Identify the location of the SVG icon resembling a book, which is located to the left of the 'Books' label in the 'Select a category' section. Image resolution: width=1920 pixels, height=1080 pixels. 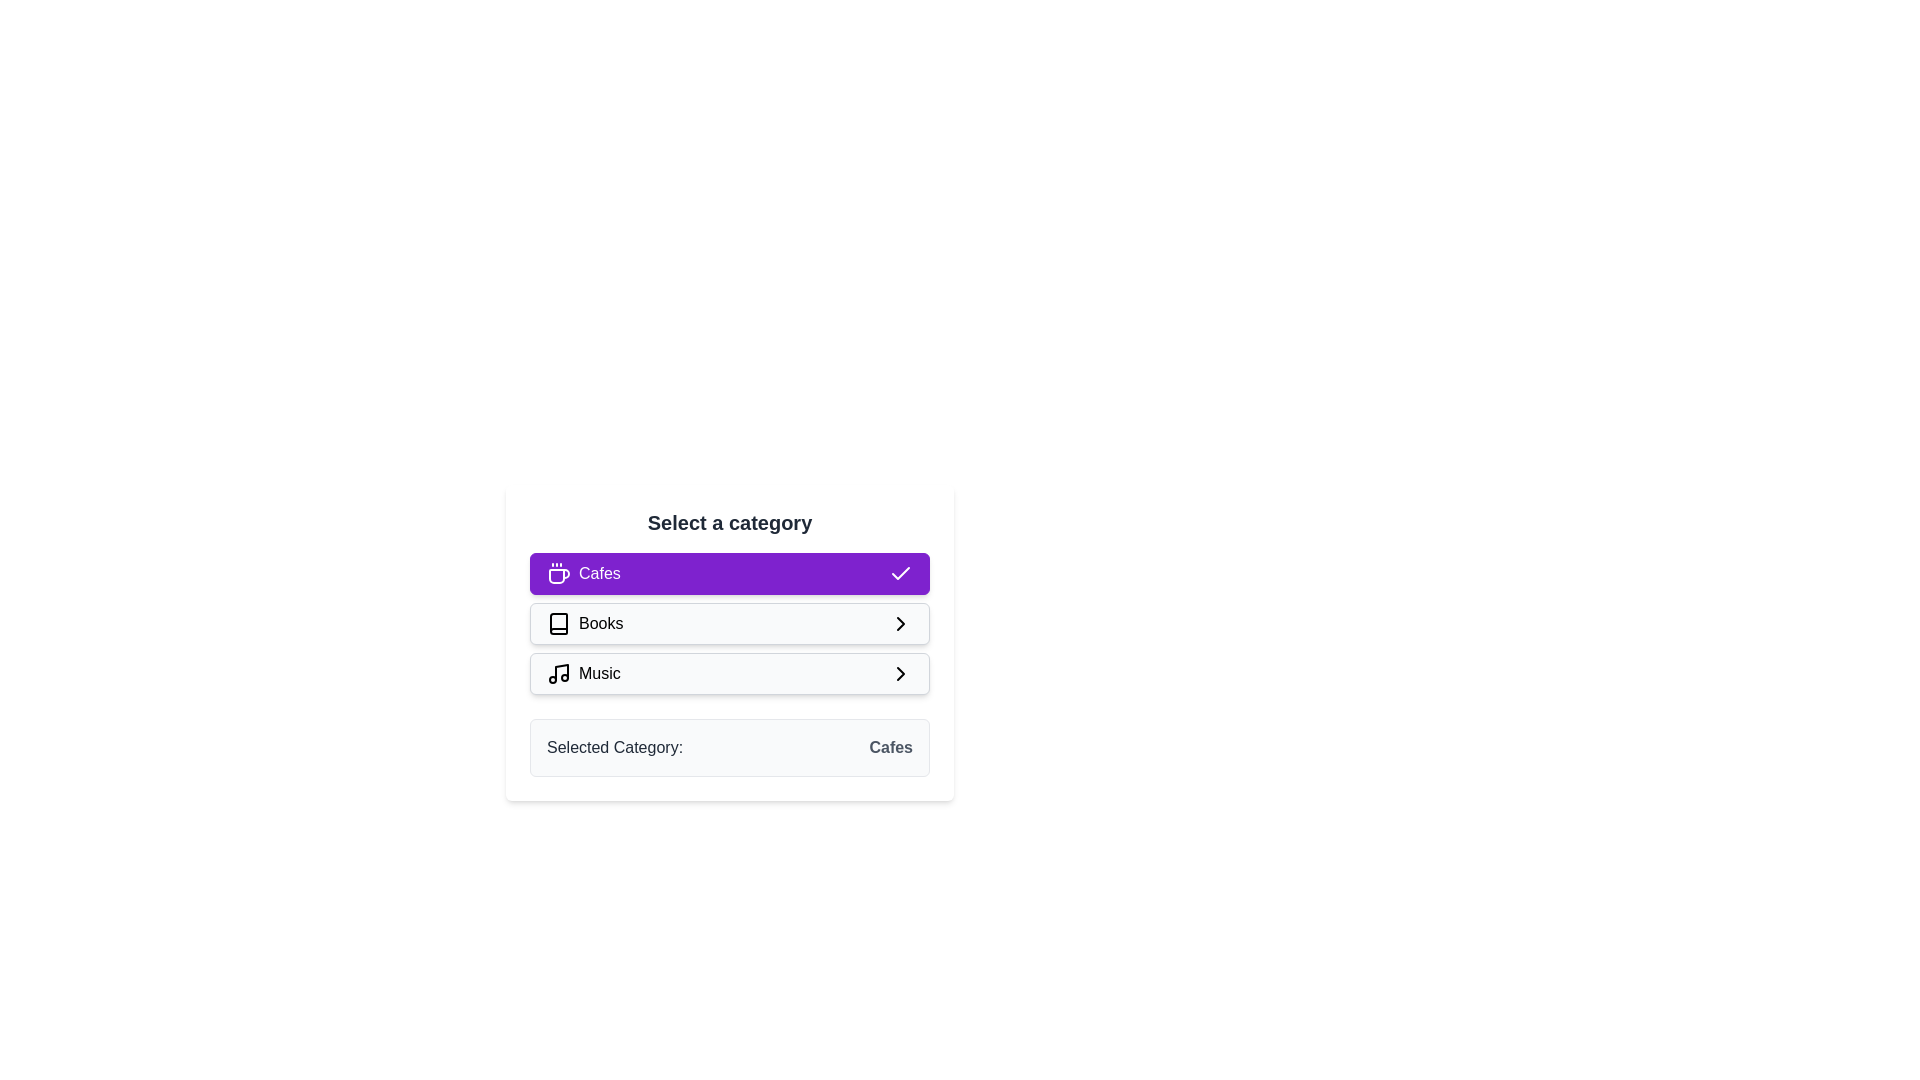
(558, 623).